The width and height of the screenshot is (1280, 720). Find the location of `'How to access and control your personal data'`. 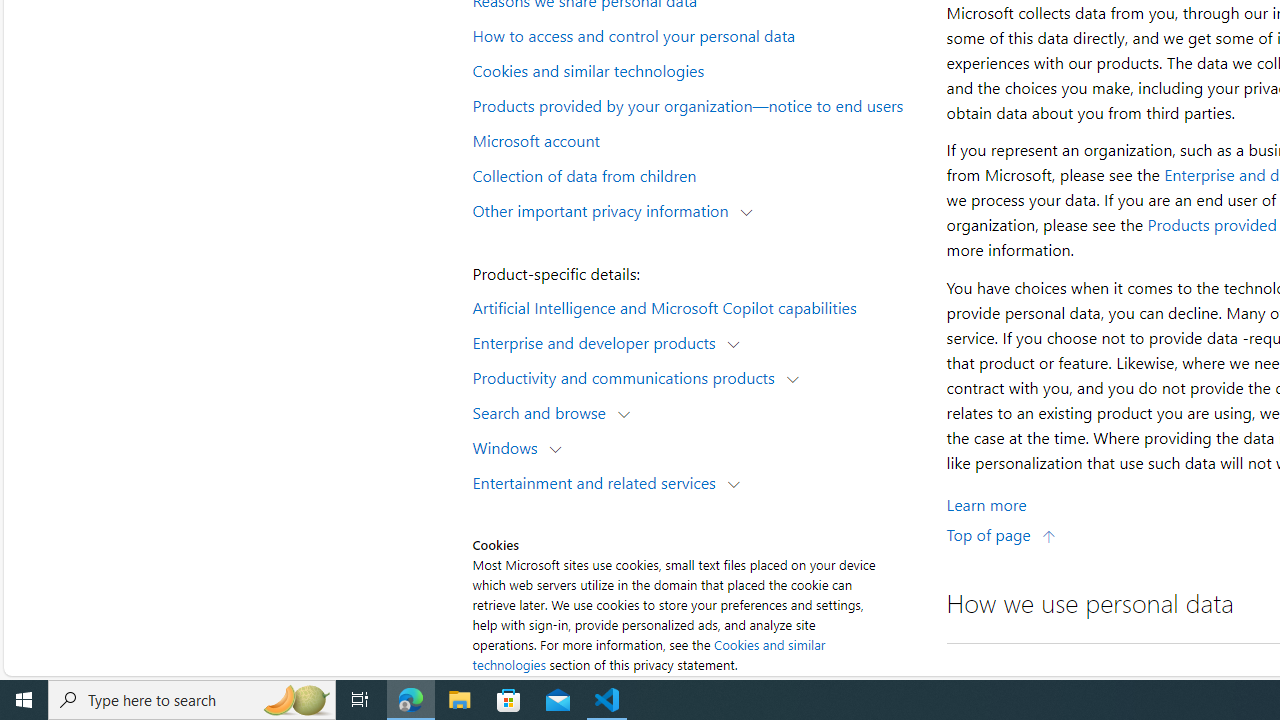

'How to access and control your personal data' is located at coordinates (696, 35).